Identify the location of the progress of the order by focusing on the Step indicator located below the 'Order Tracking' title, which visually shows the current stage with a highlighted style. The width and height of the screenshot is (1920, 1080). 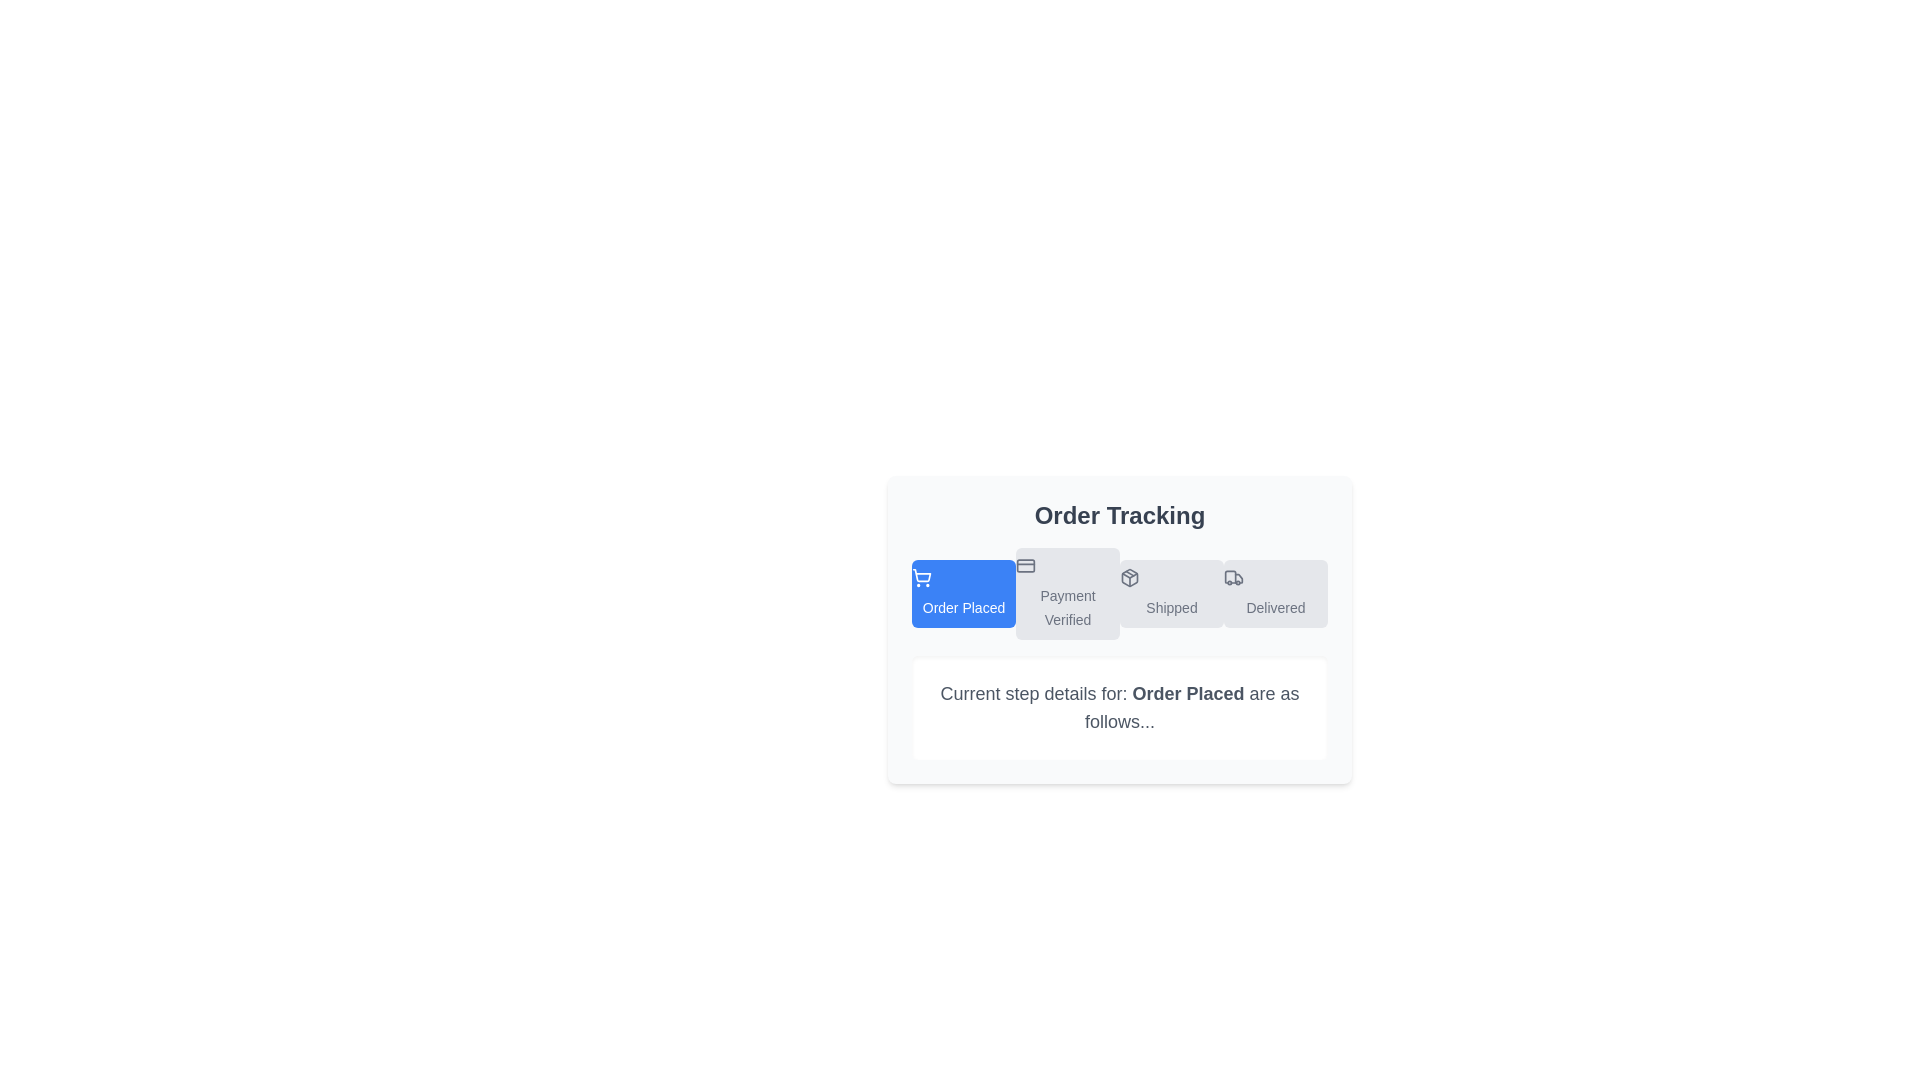
(1118, 593).